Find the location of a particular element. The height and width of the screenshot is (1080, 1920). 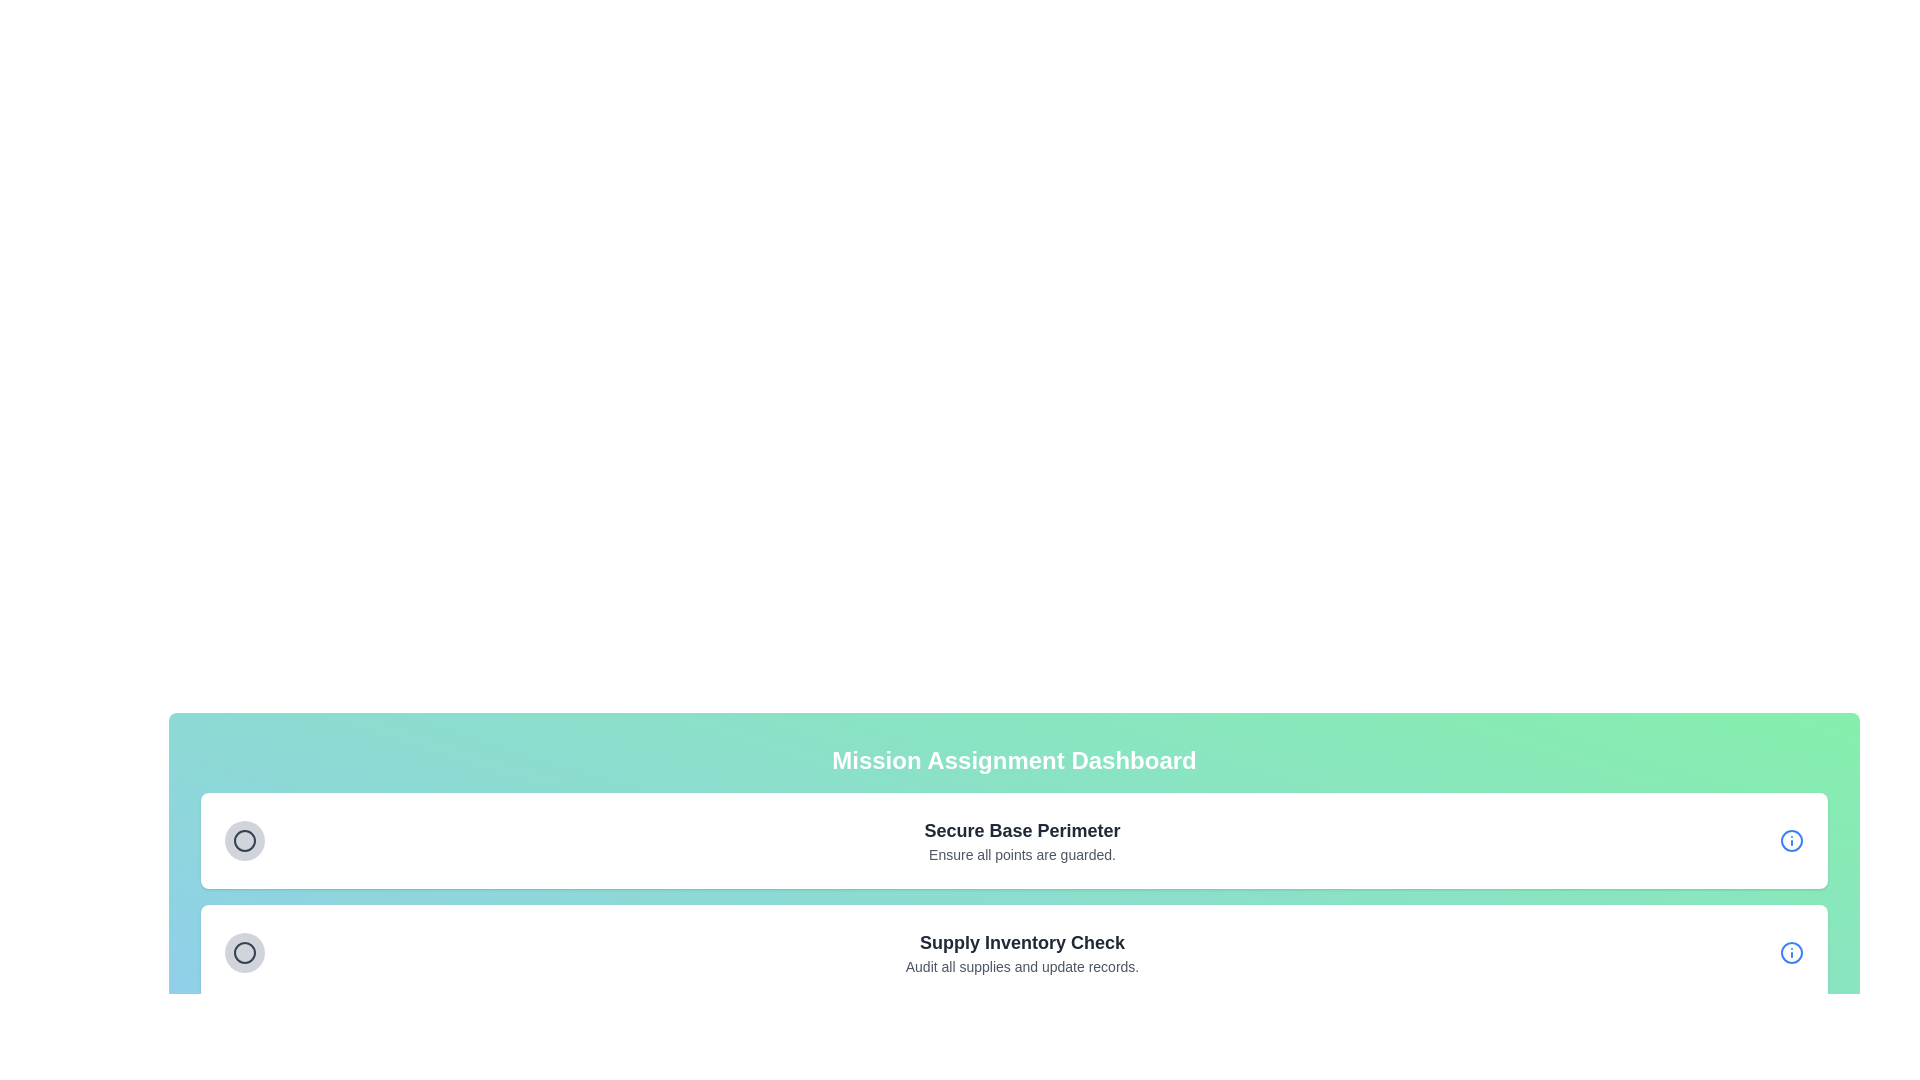

the 'Info' icon of the task 'Secure Base Perimeter' to view its details is located at coordinates (1791, 840).